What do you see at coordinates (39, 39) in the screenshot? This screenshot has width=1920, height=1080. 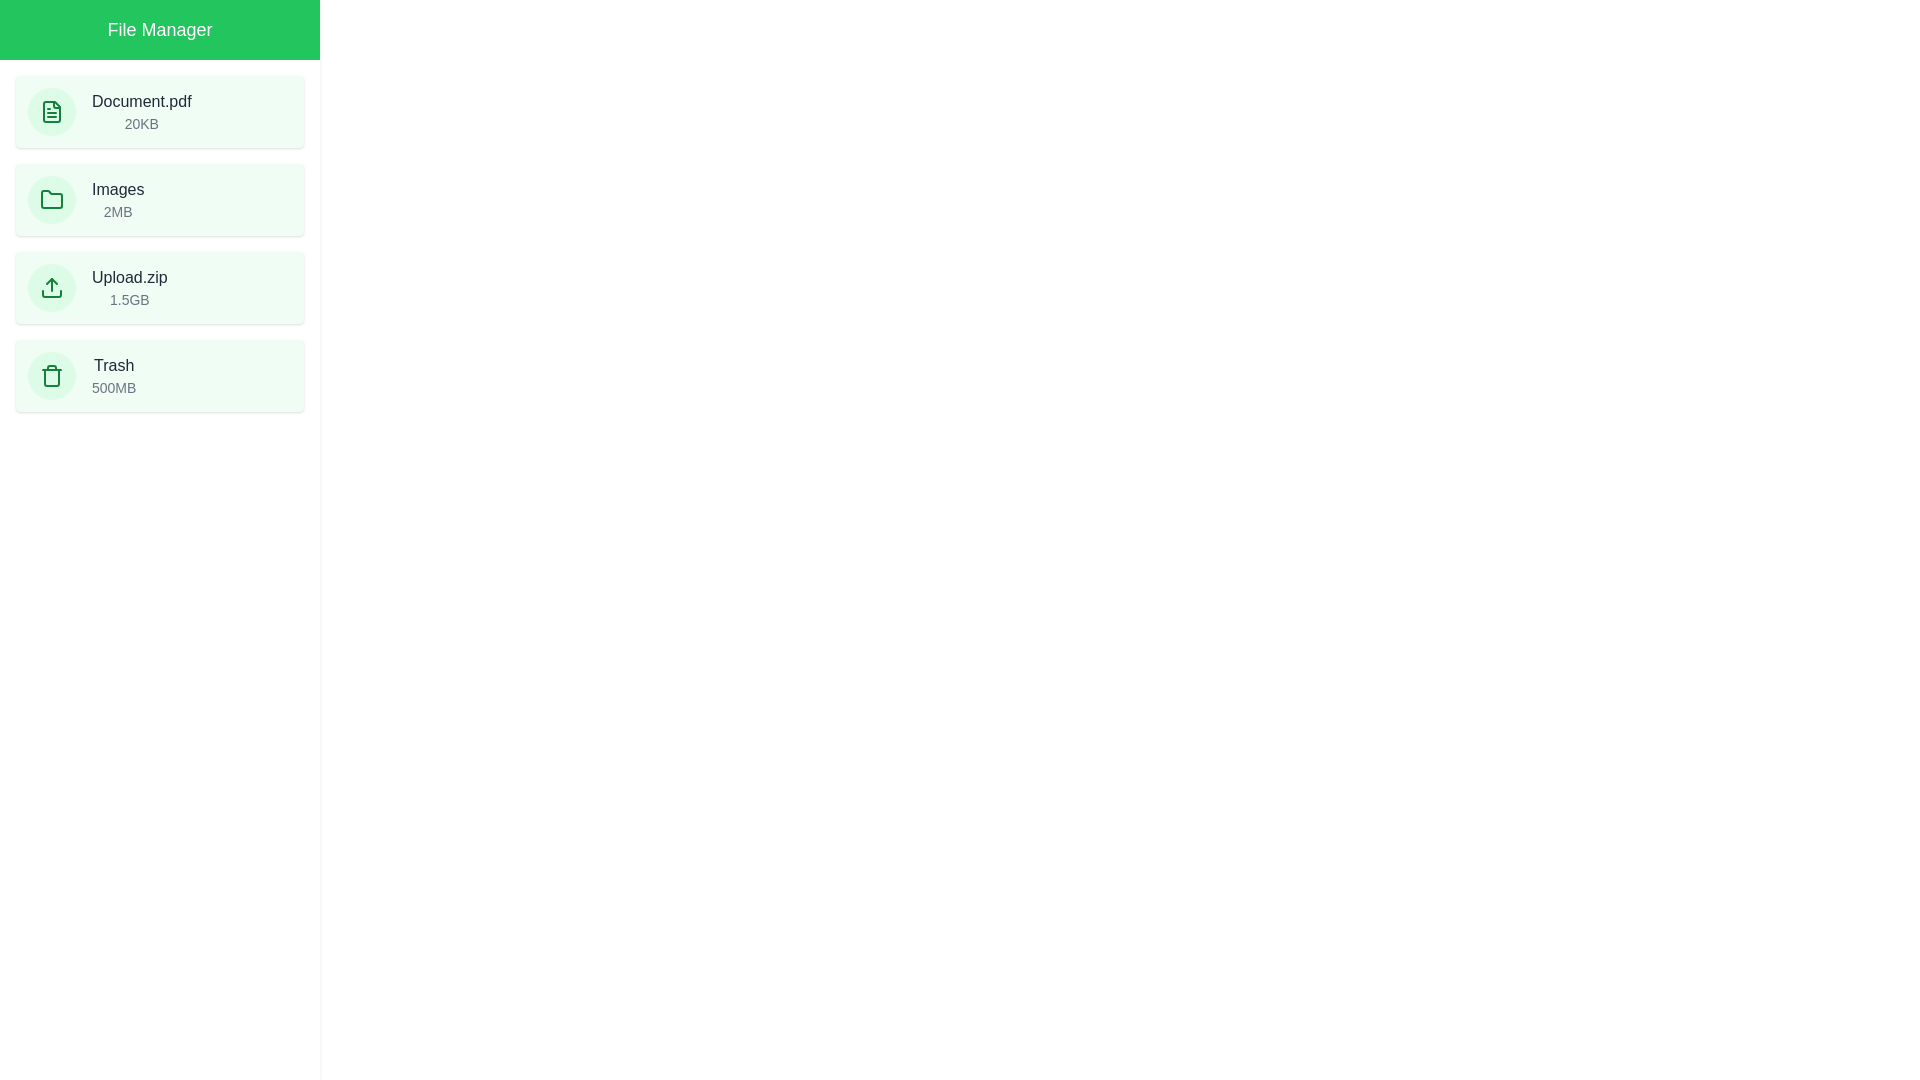 I see `the button in the top-left corner to toggle the drawer visibility` at bounding box center [39, 39].